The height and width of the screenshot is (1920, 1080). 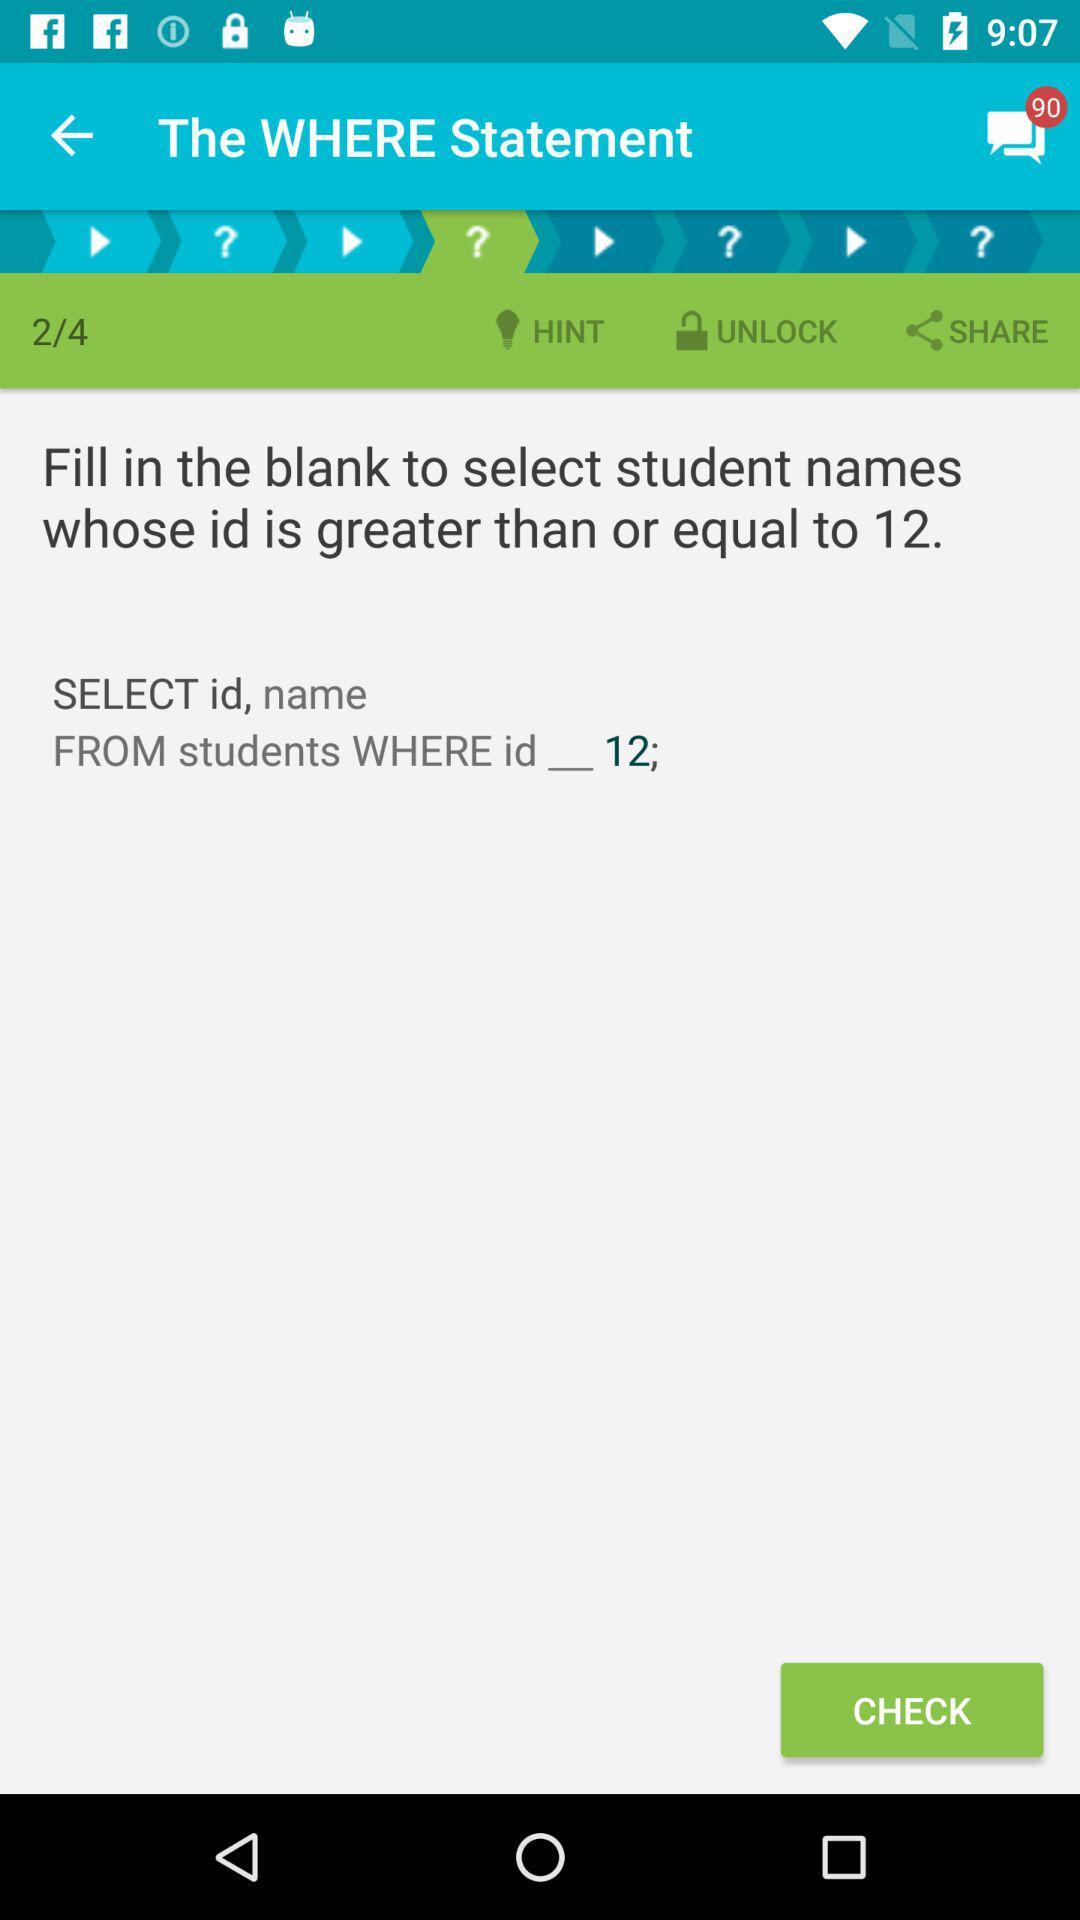 What do you see at coordinates (729, 240) in the screenshot?
I see `question` at bounding box center [729, 240].